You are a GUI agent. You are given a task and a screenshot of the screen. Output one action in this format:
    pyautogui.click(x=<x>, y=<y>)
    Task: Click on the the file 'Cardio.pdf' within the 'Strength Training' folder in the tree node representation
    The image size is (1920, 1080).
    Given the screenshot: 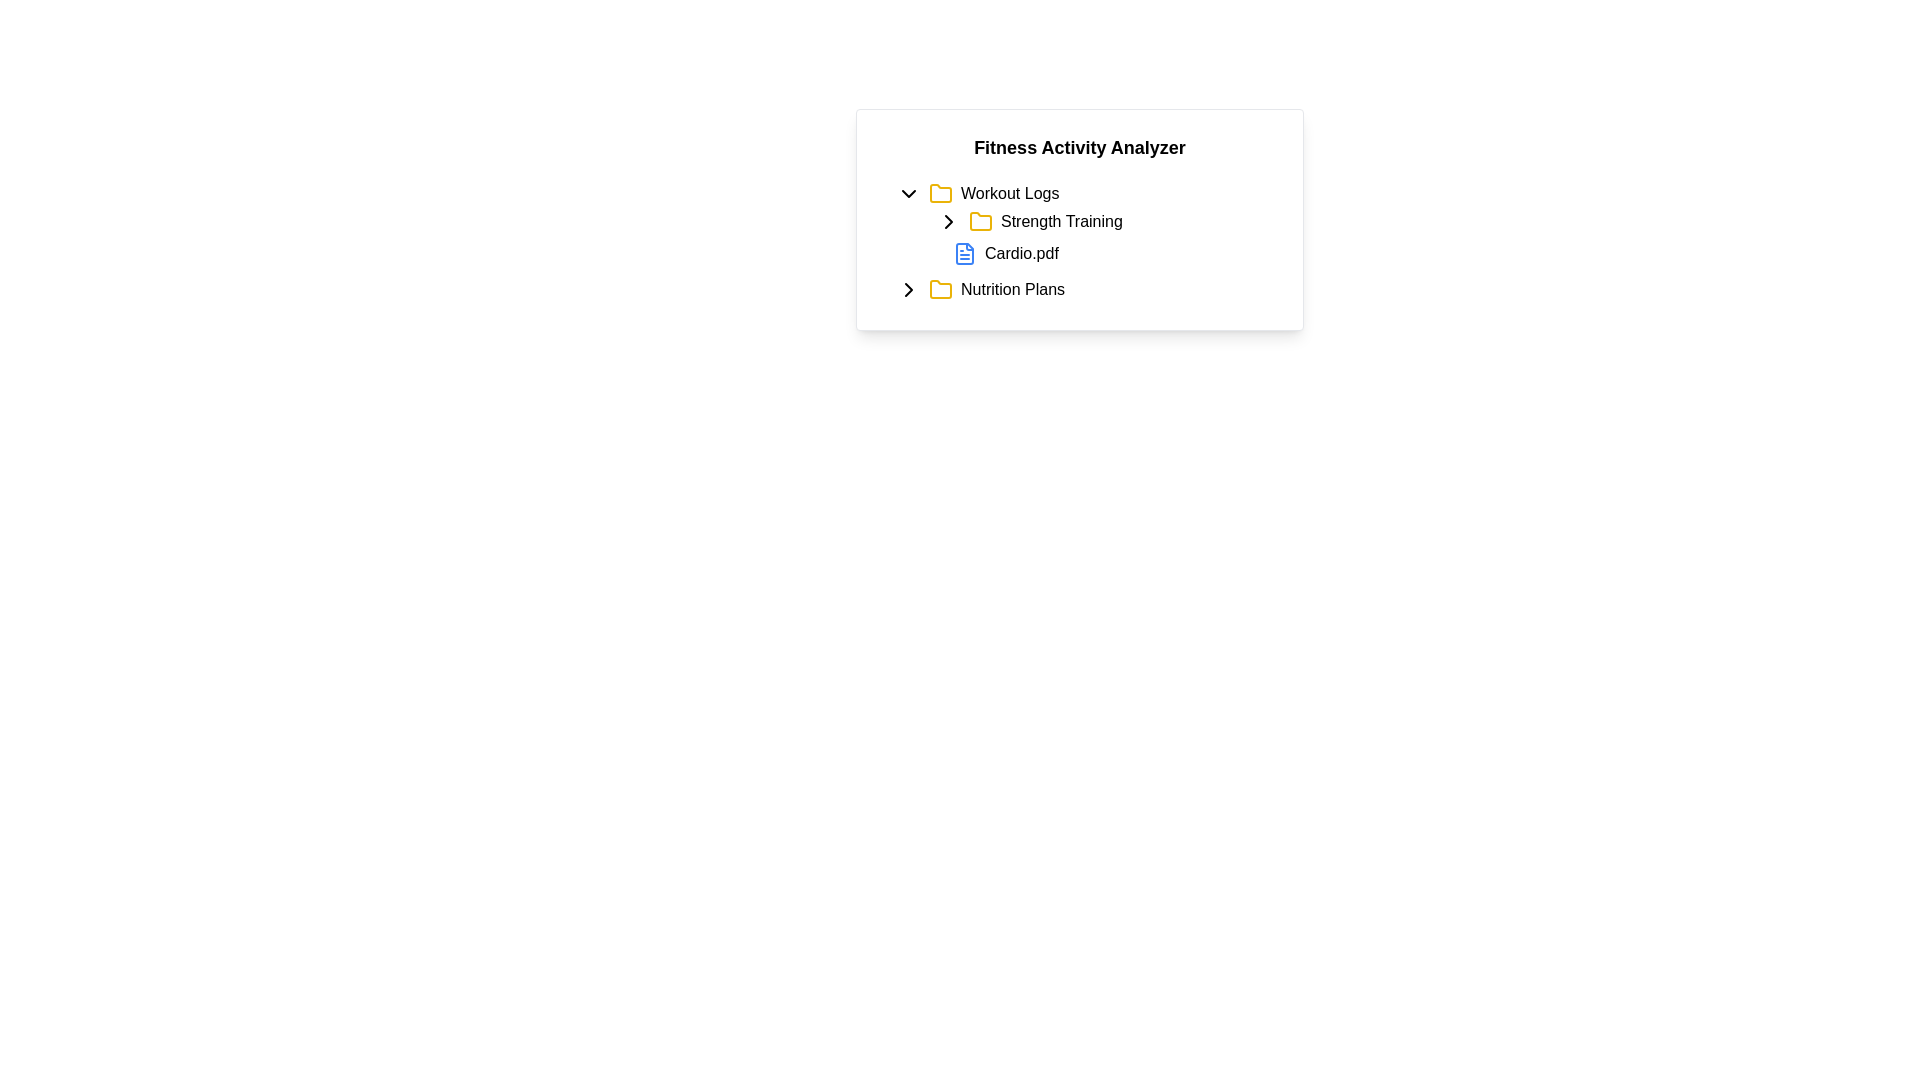 What is the action you would take?
    pyautogui.click(x=1087, y=237)
    